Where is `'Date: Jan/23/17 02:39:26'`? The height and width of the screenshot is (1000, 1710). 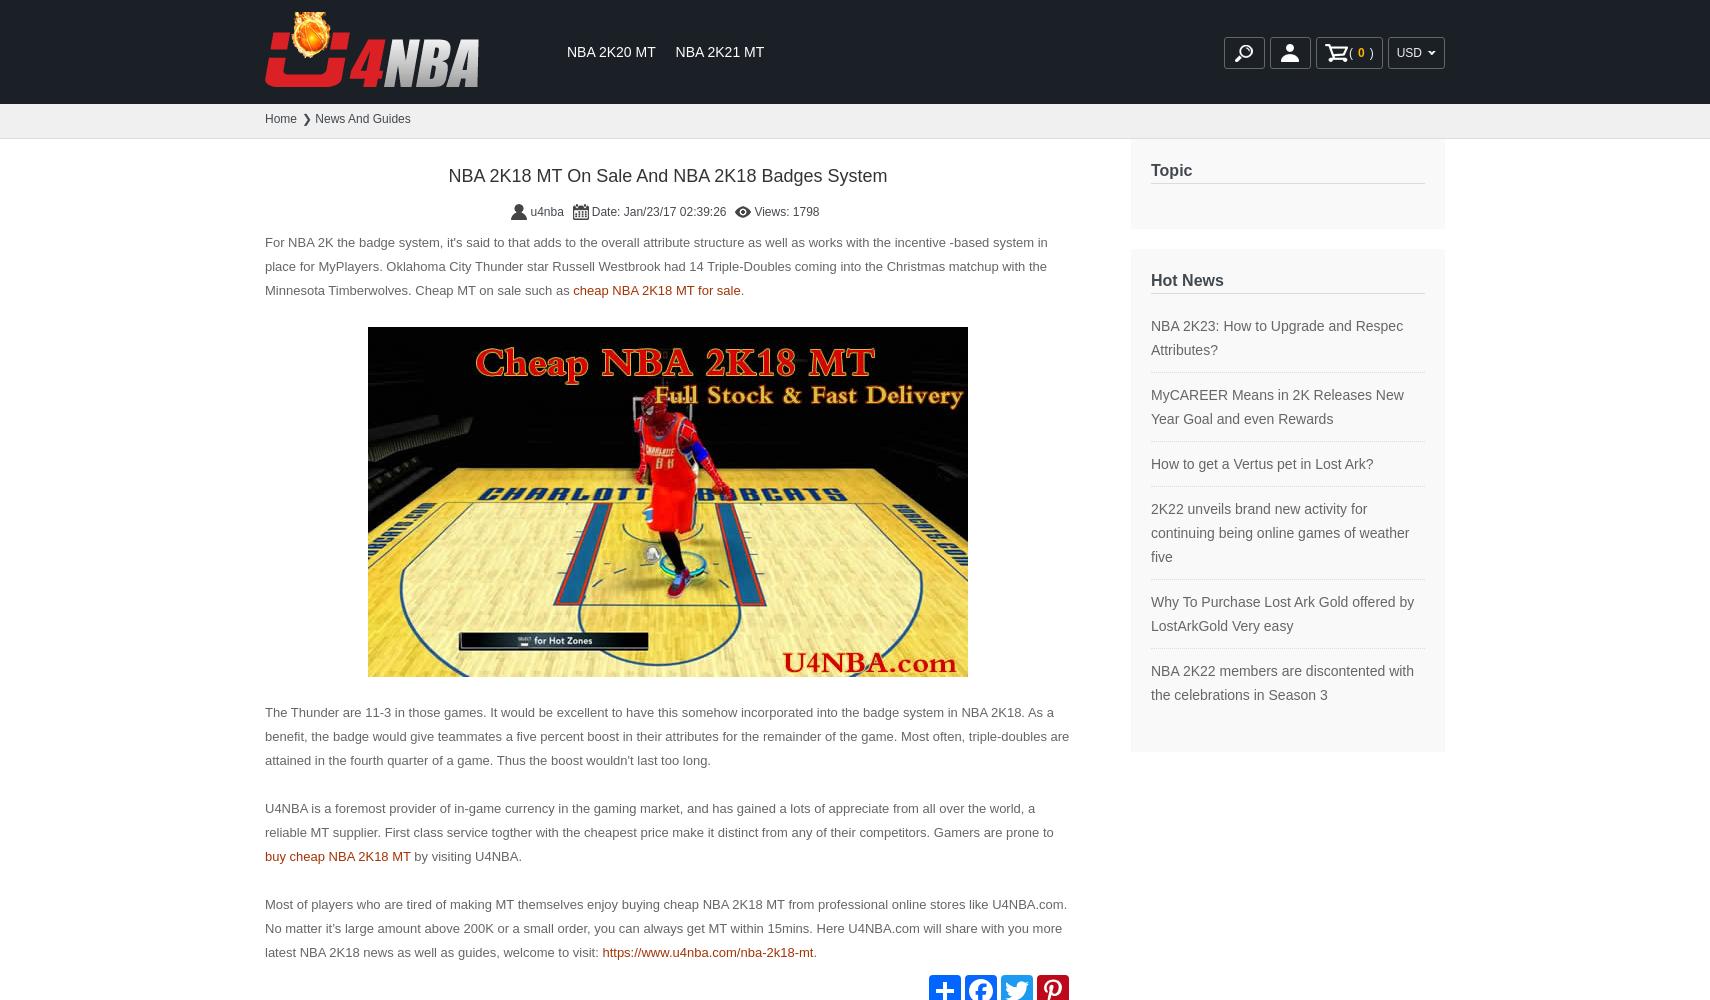
'Date: Jan/23/17 02:39:26' is located at coordinates (658, 211).